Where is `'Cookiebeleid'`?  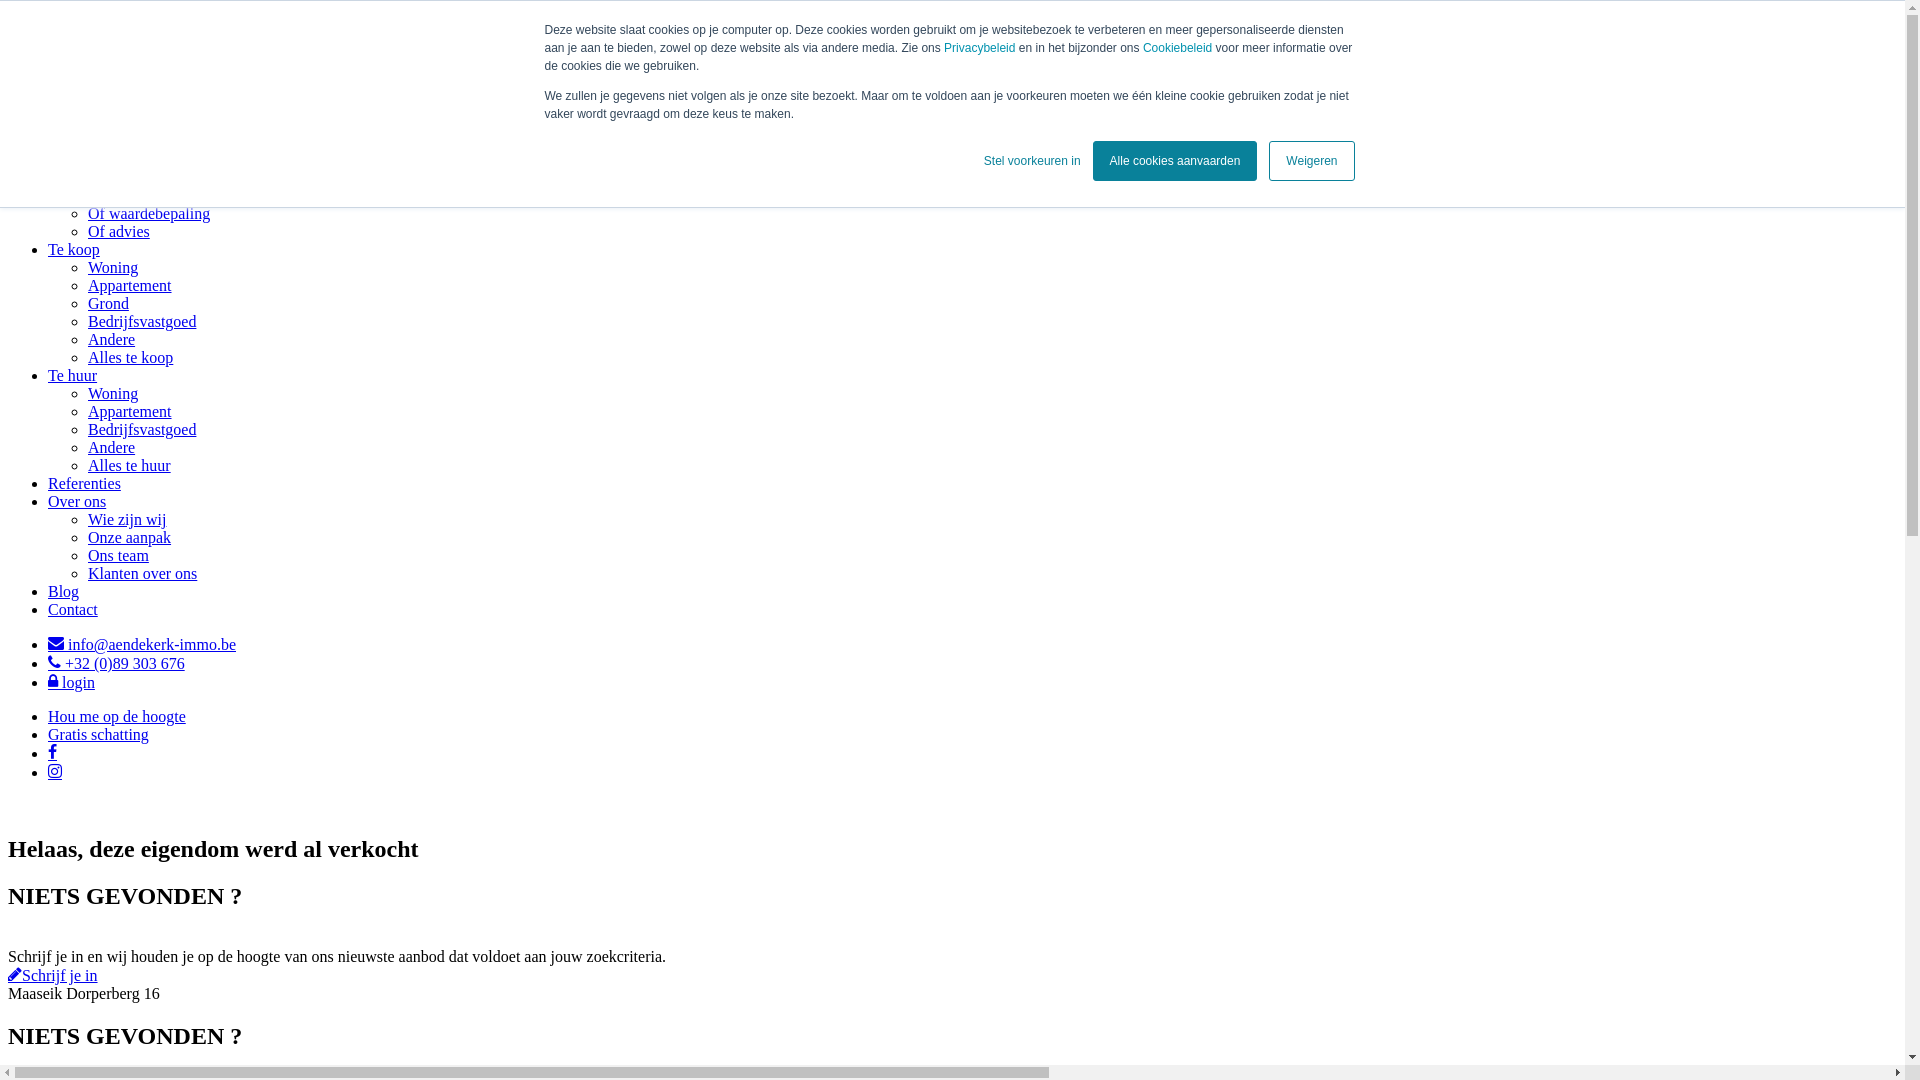 'Cookiebeleid' is located at coordinates (1179, 46).